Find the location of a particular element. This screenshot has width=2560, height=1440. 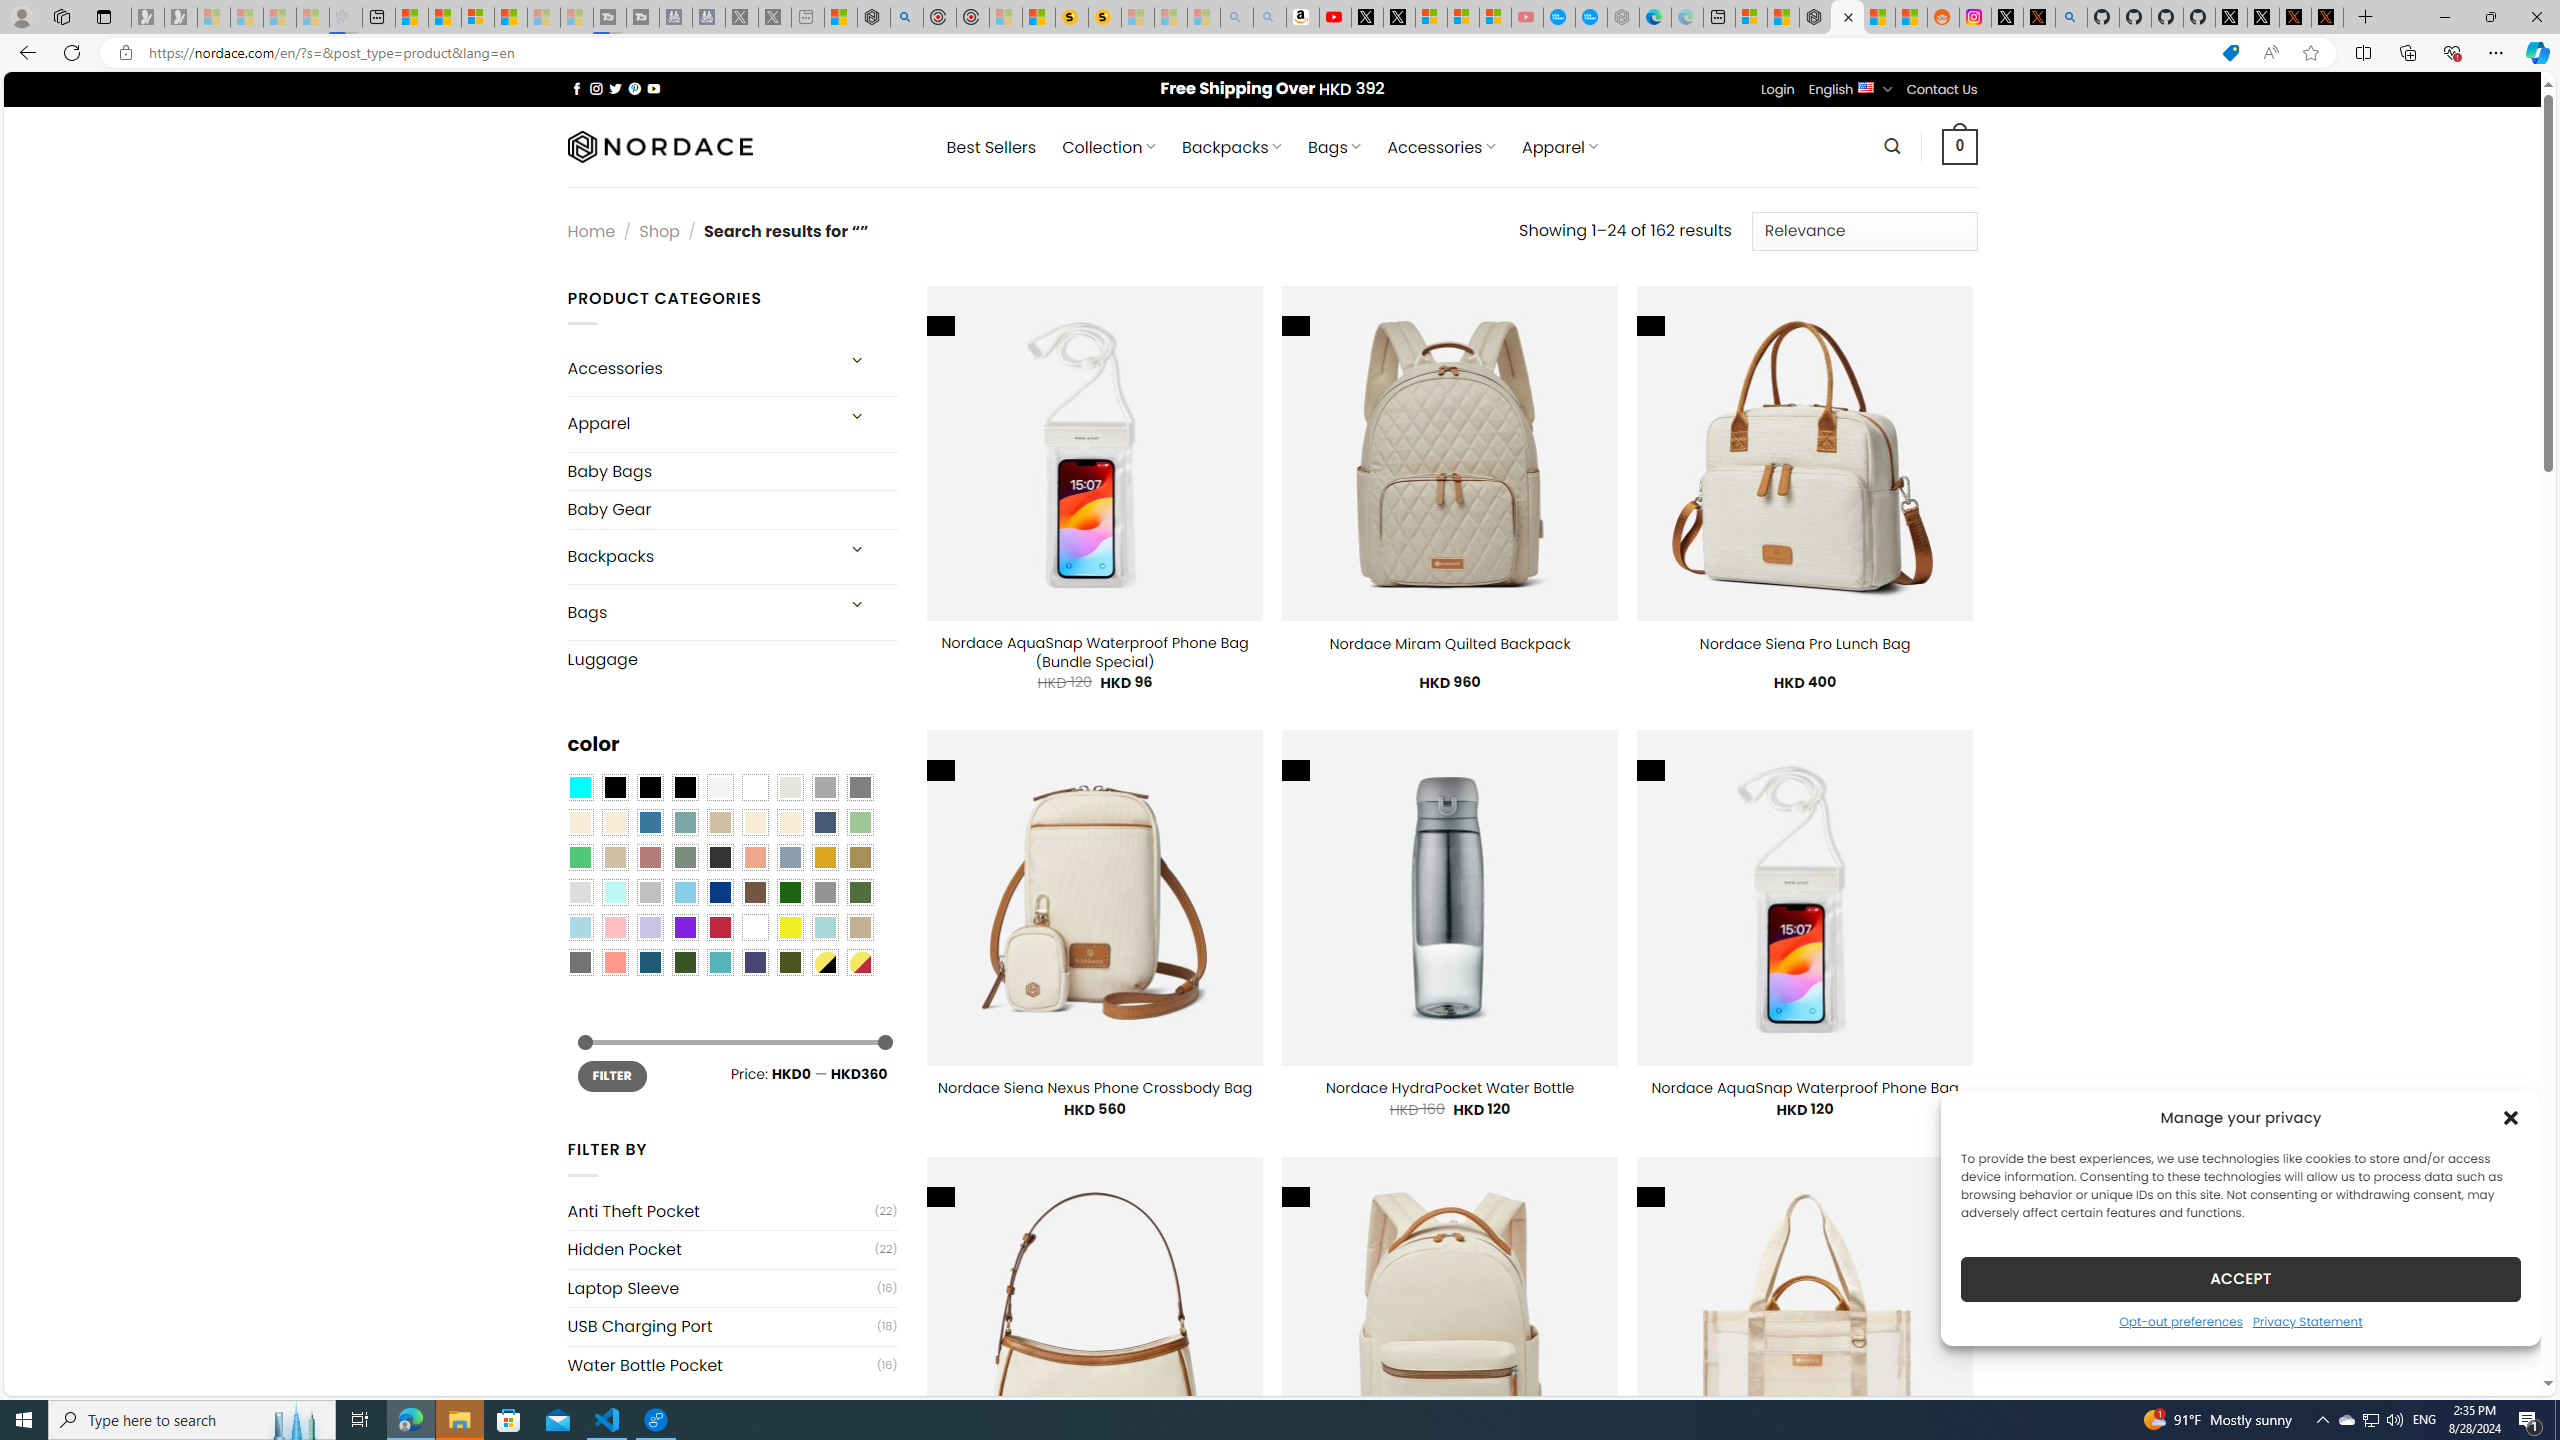

'Pearly White' is located at coordinates (718, 786).